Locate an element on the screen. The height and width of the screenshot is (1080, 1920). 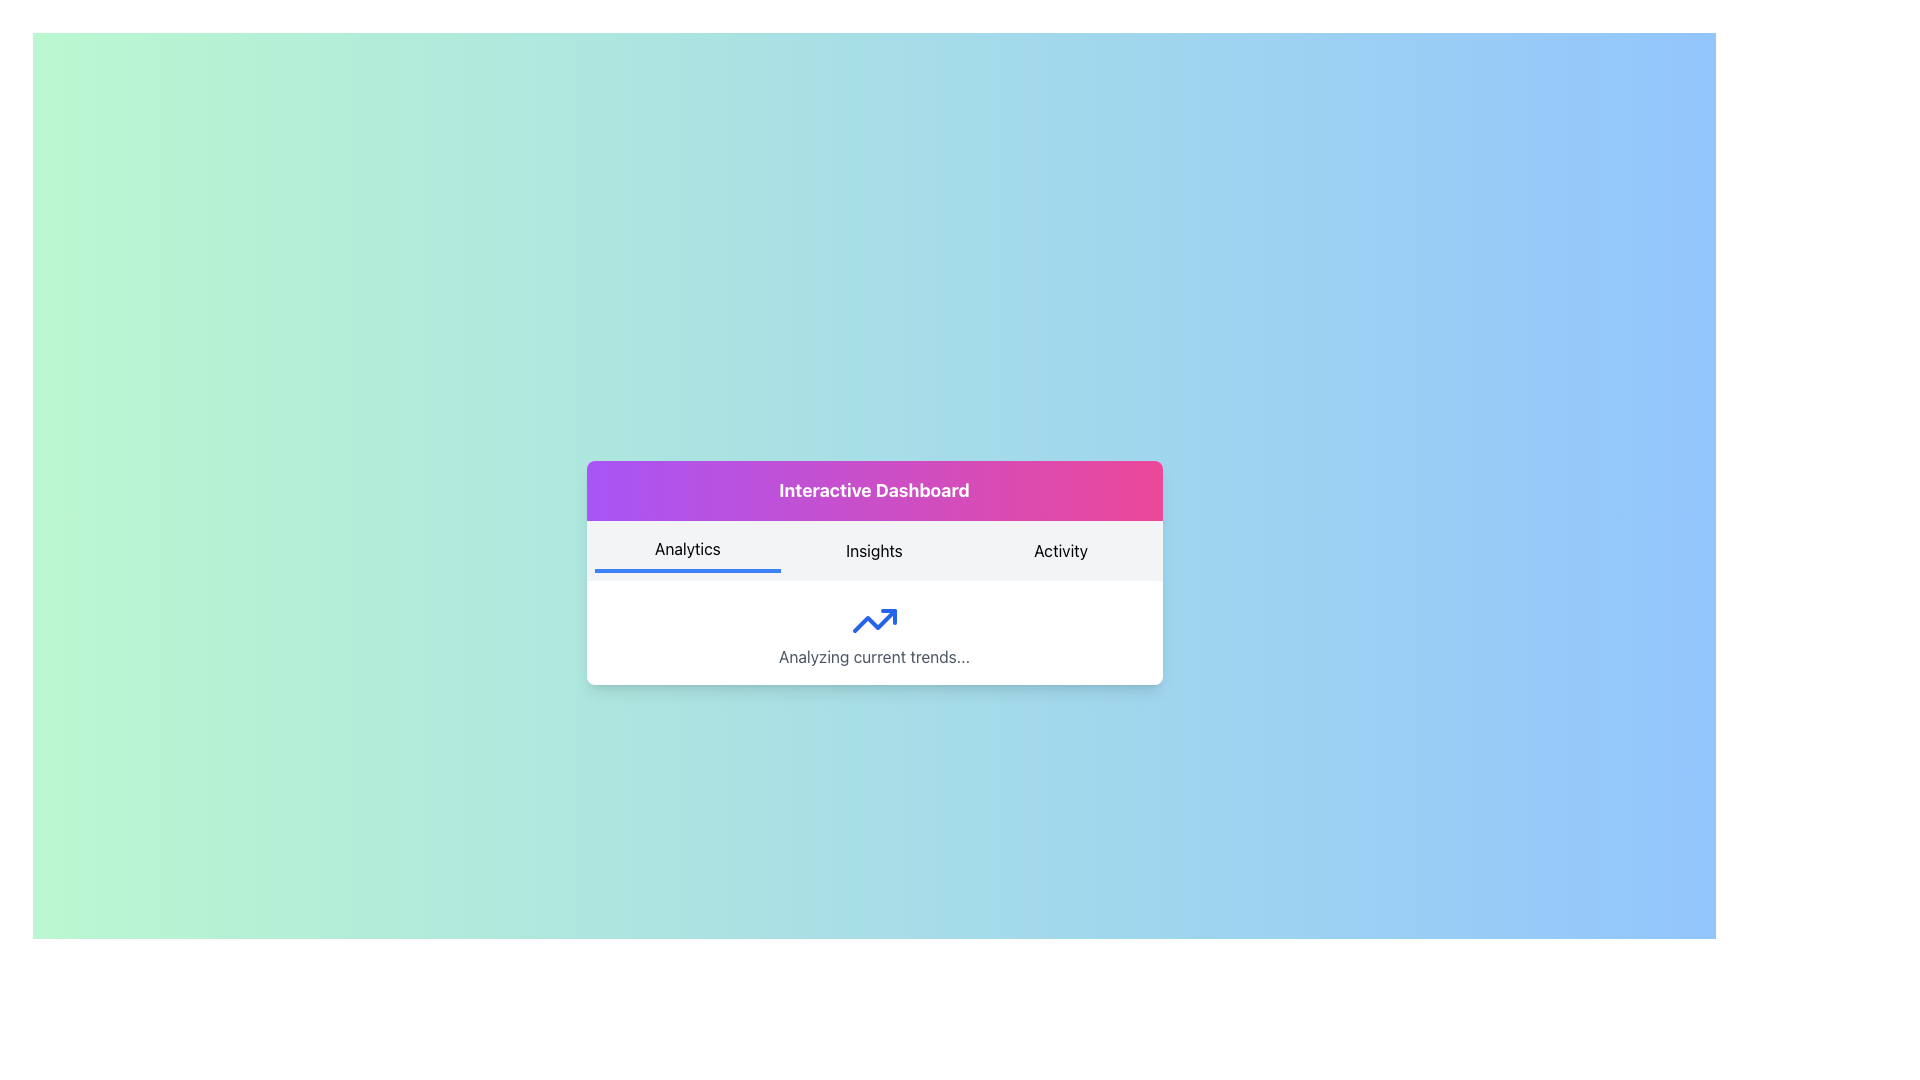
the decorative and informational text element reading 'Analyzing current trends...' with an upward trending arrow icon, located centrally beneath the navigation tabs in the 'Interactive Dashboard' is located at coordinates (874, 632).